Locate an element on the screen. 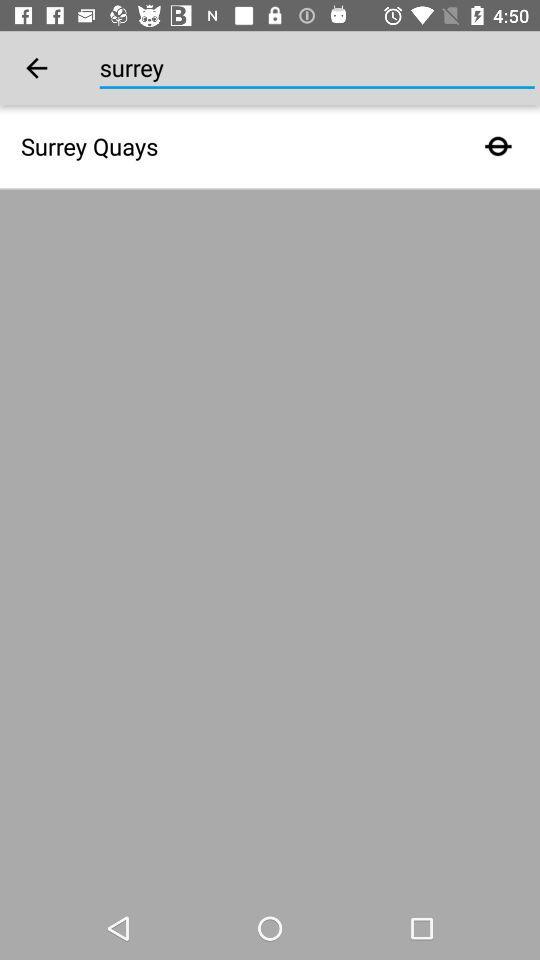  icon to the left of the surrey is located at coordinates (36, 68).